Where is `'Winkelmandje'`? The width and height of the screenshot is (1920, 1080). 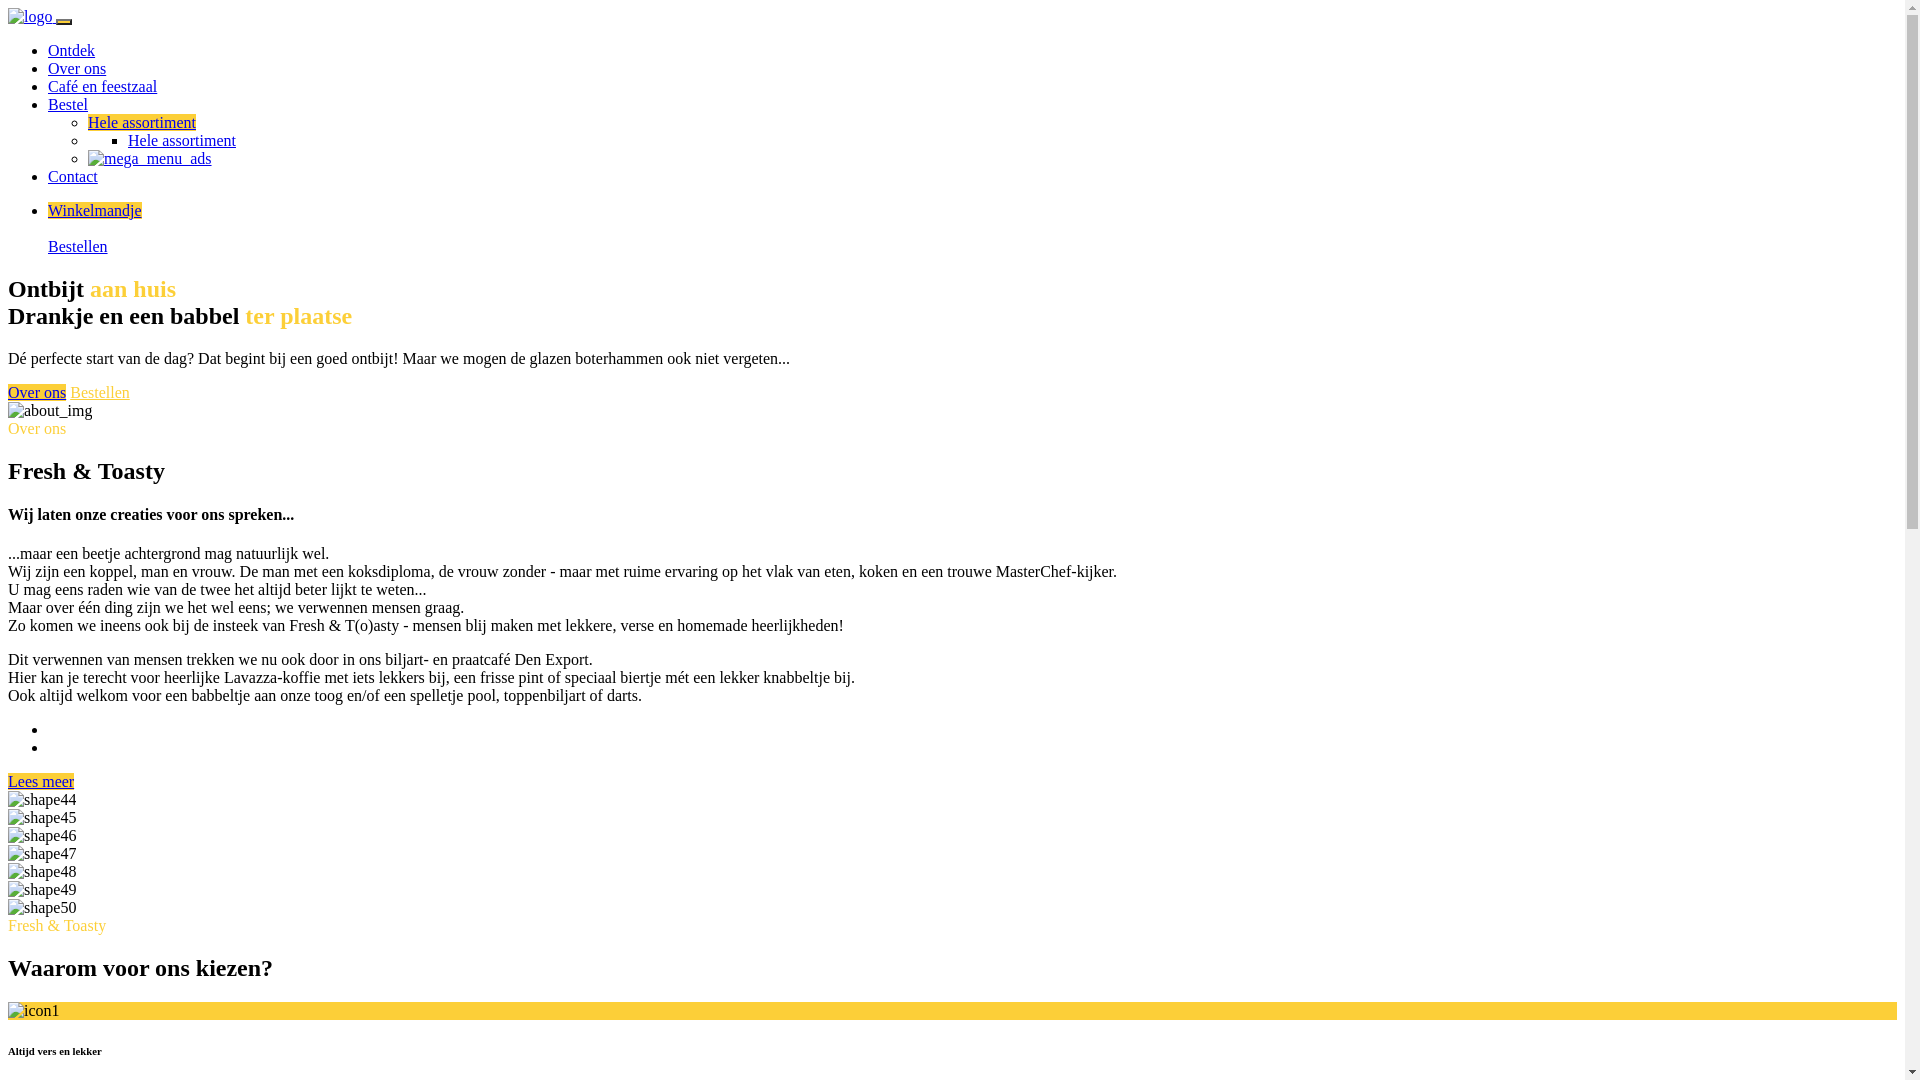
'Winkelmandje' is located at coordinates (94, 210).